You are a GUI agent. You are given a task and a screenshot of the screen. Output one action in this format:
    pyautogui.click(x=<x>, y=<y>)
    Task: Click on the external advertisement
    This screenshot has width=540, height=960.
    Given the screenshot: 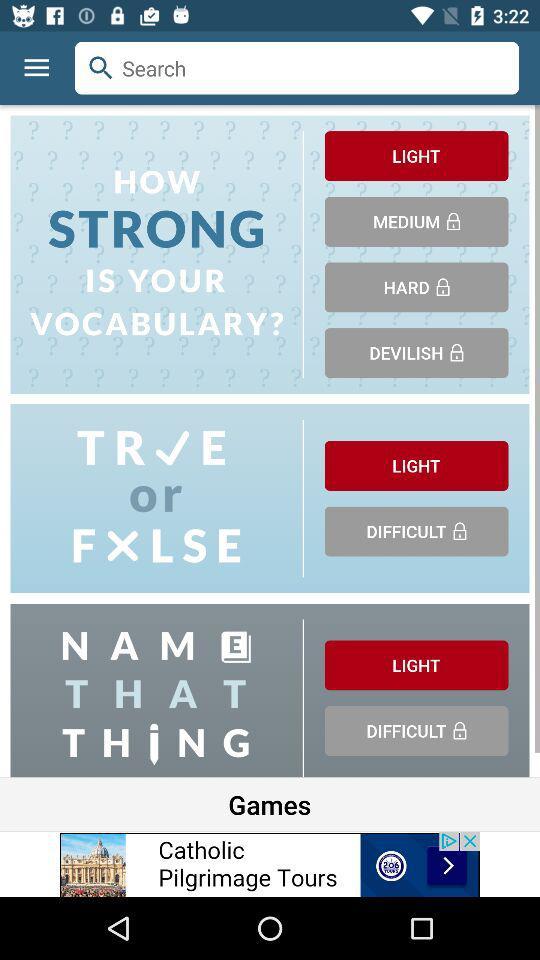 What is the action you would take?
    pyautogui.click(x=270, y=863)
    